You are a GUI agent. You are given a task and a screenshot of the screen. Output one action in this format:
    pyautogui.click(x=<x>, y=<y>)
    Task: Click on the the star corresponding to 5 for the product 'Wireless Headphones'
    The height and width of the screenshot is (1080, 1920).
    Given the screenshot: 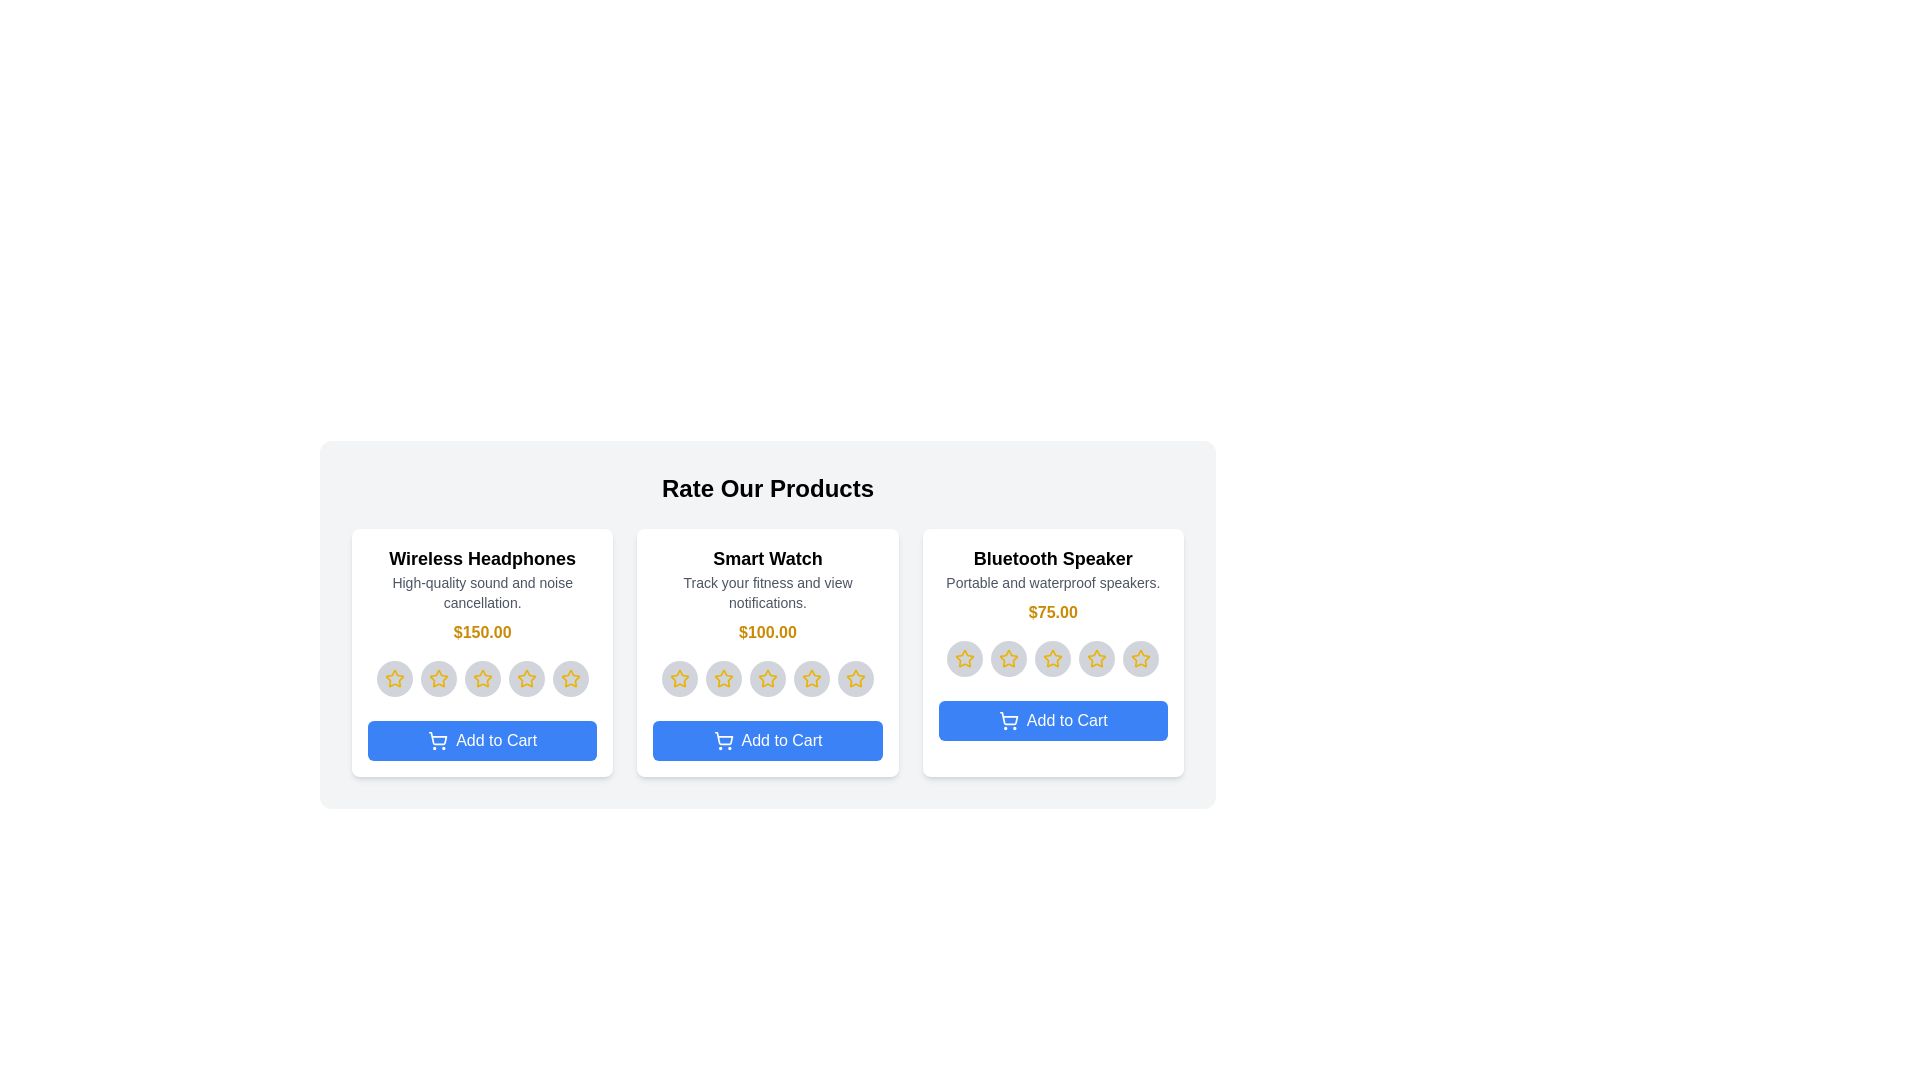 What is the action you would take?
    pyautogui.click(x=569, y=677)
    